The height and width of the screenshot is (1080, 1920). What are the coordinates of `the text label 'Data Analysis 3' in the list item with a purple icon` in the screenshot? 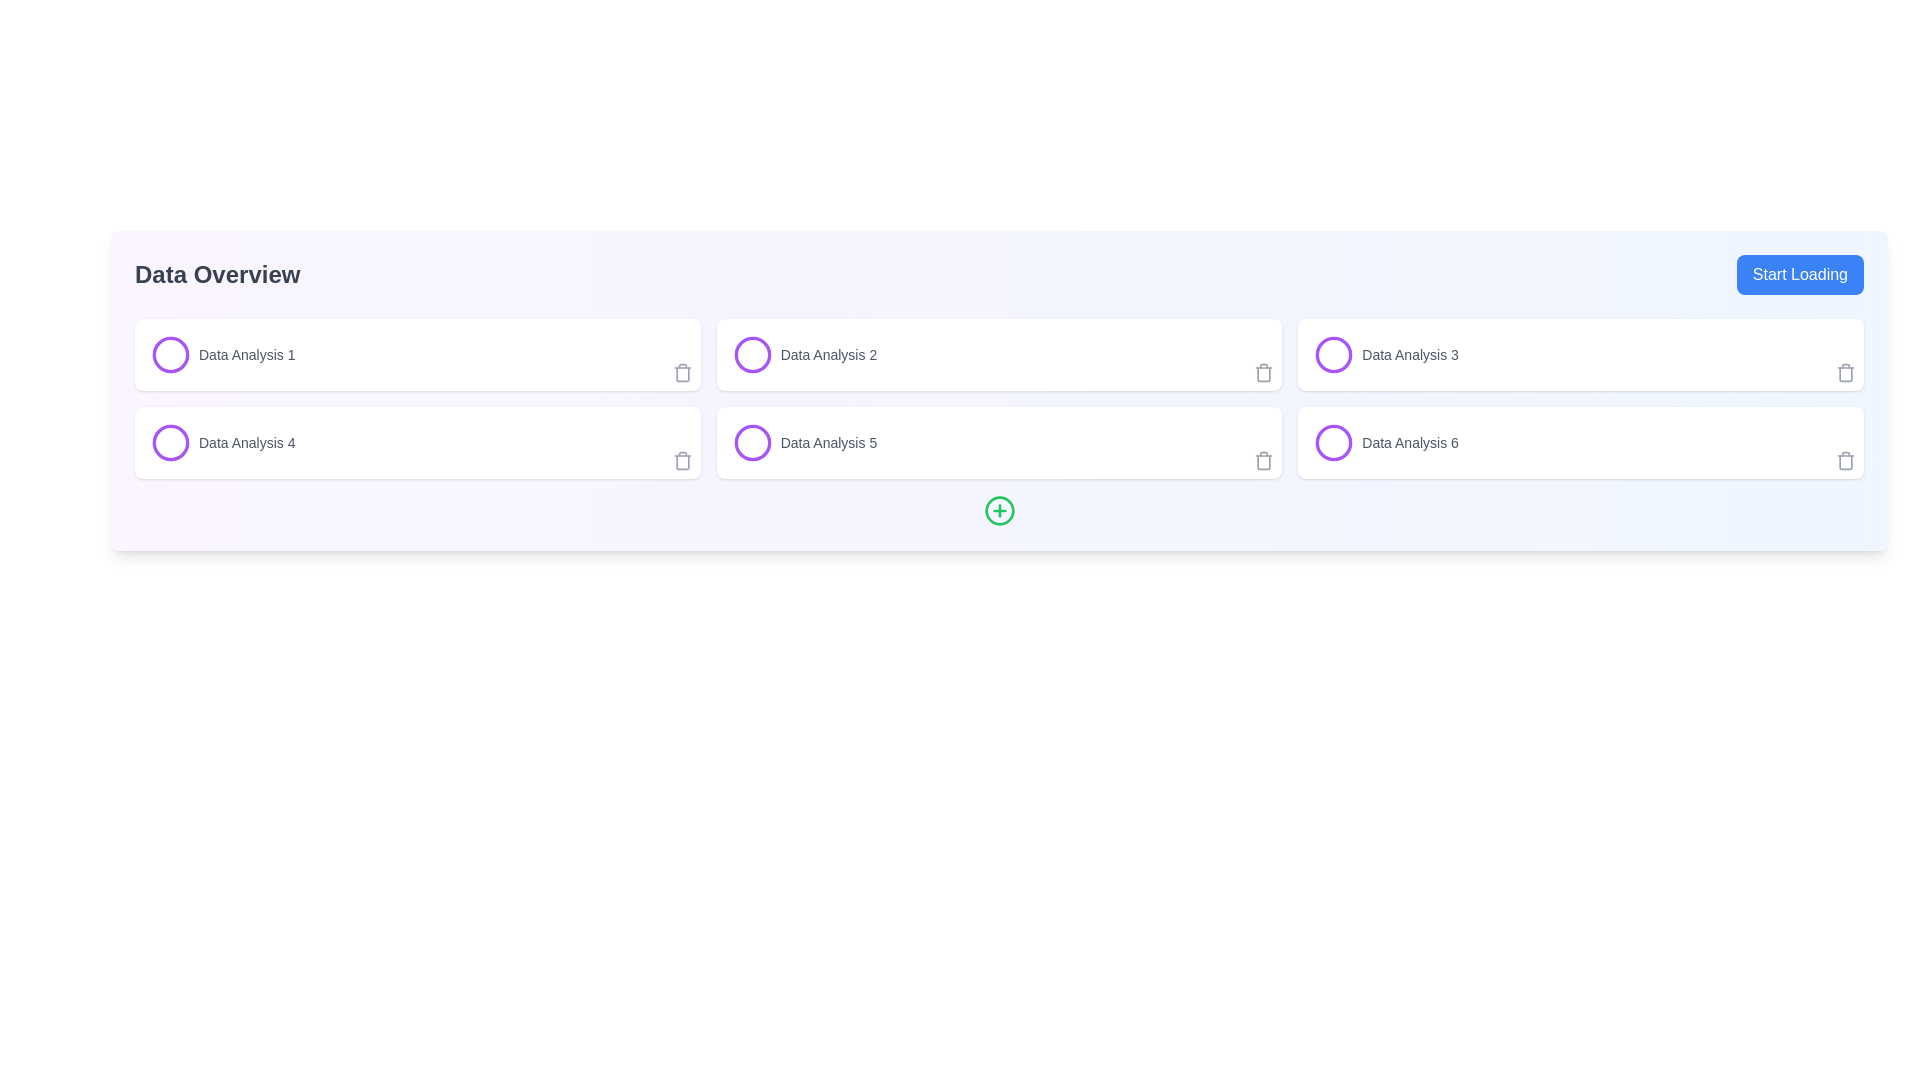 It's located at (1385, 353).